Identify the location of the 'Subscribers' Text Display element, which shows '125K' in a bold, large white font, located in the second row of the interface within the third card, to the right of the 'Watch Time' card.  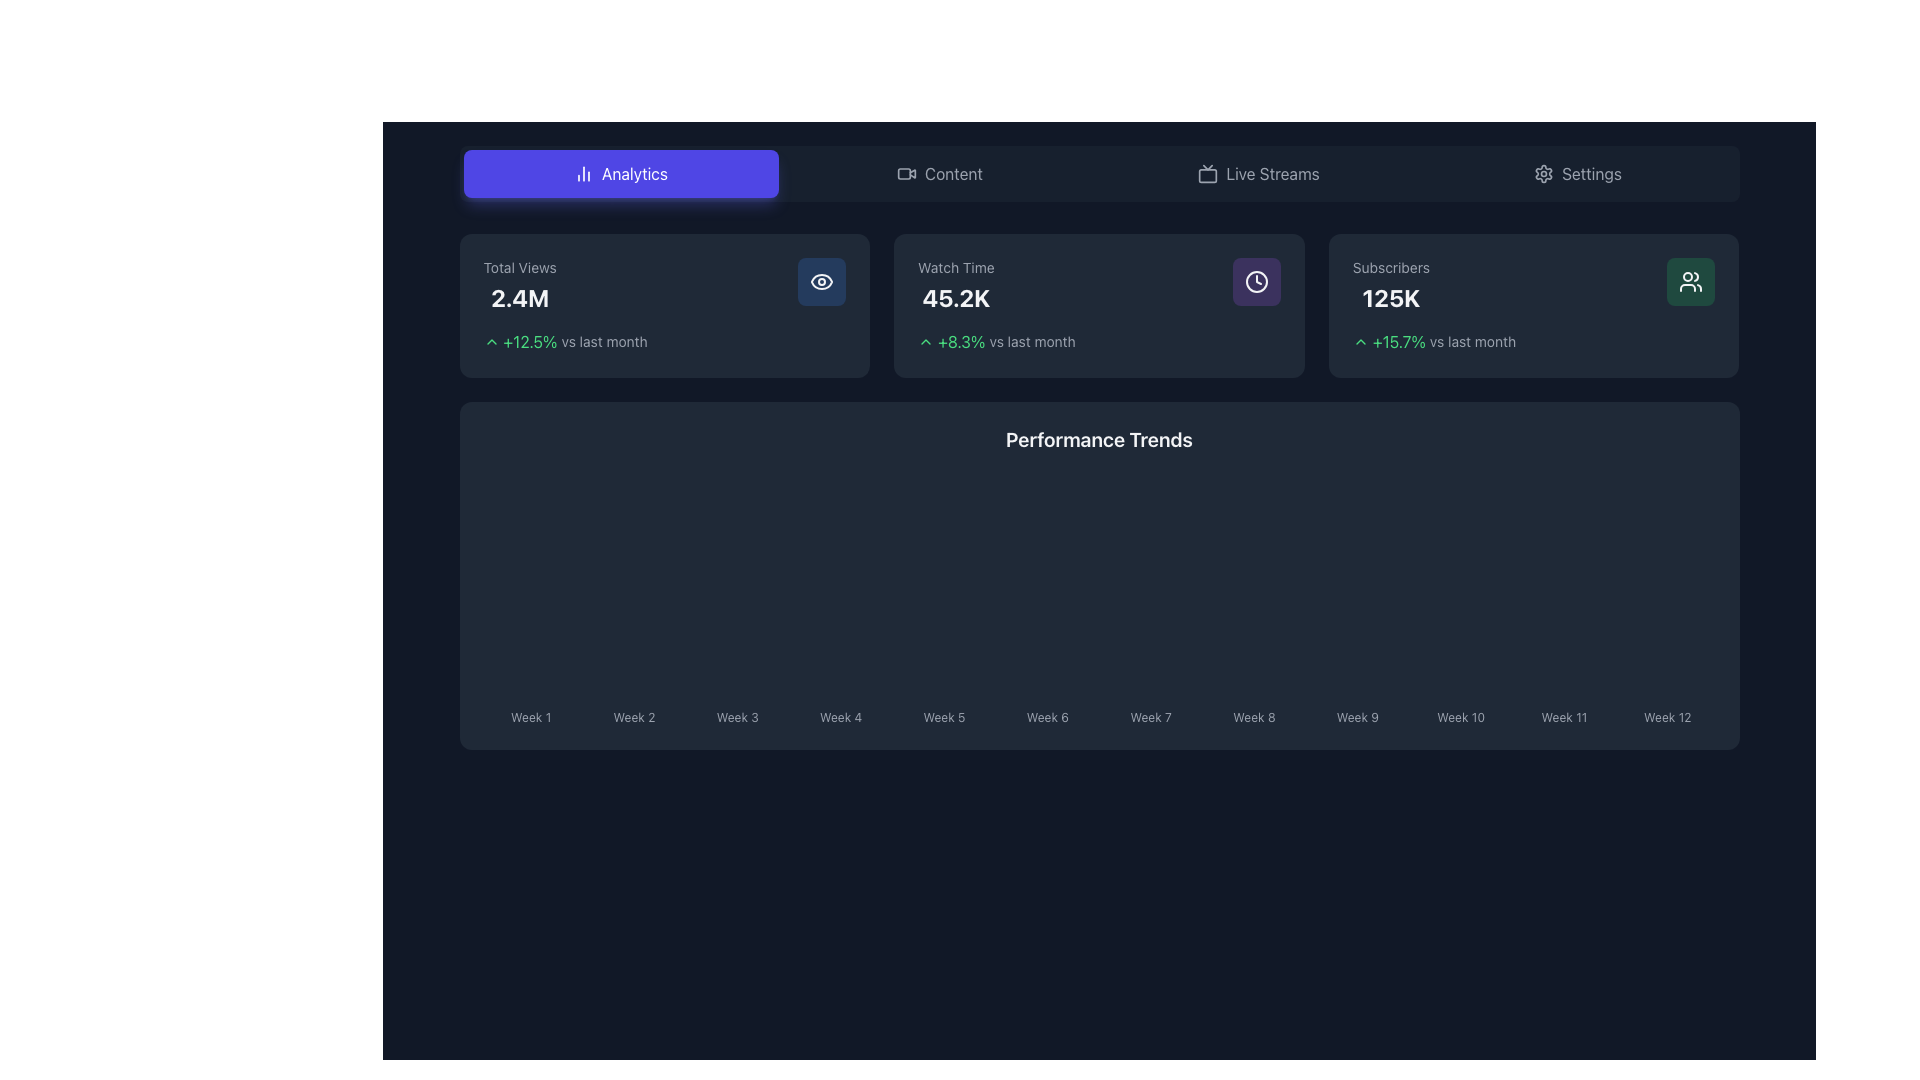
(1390, 285).